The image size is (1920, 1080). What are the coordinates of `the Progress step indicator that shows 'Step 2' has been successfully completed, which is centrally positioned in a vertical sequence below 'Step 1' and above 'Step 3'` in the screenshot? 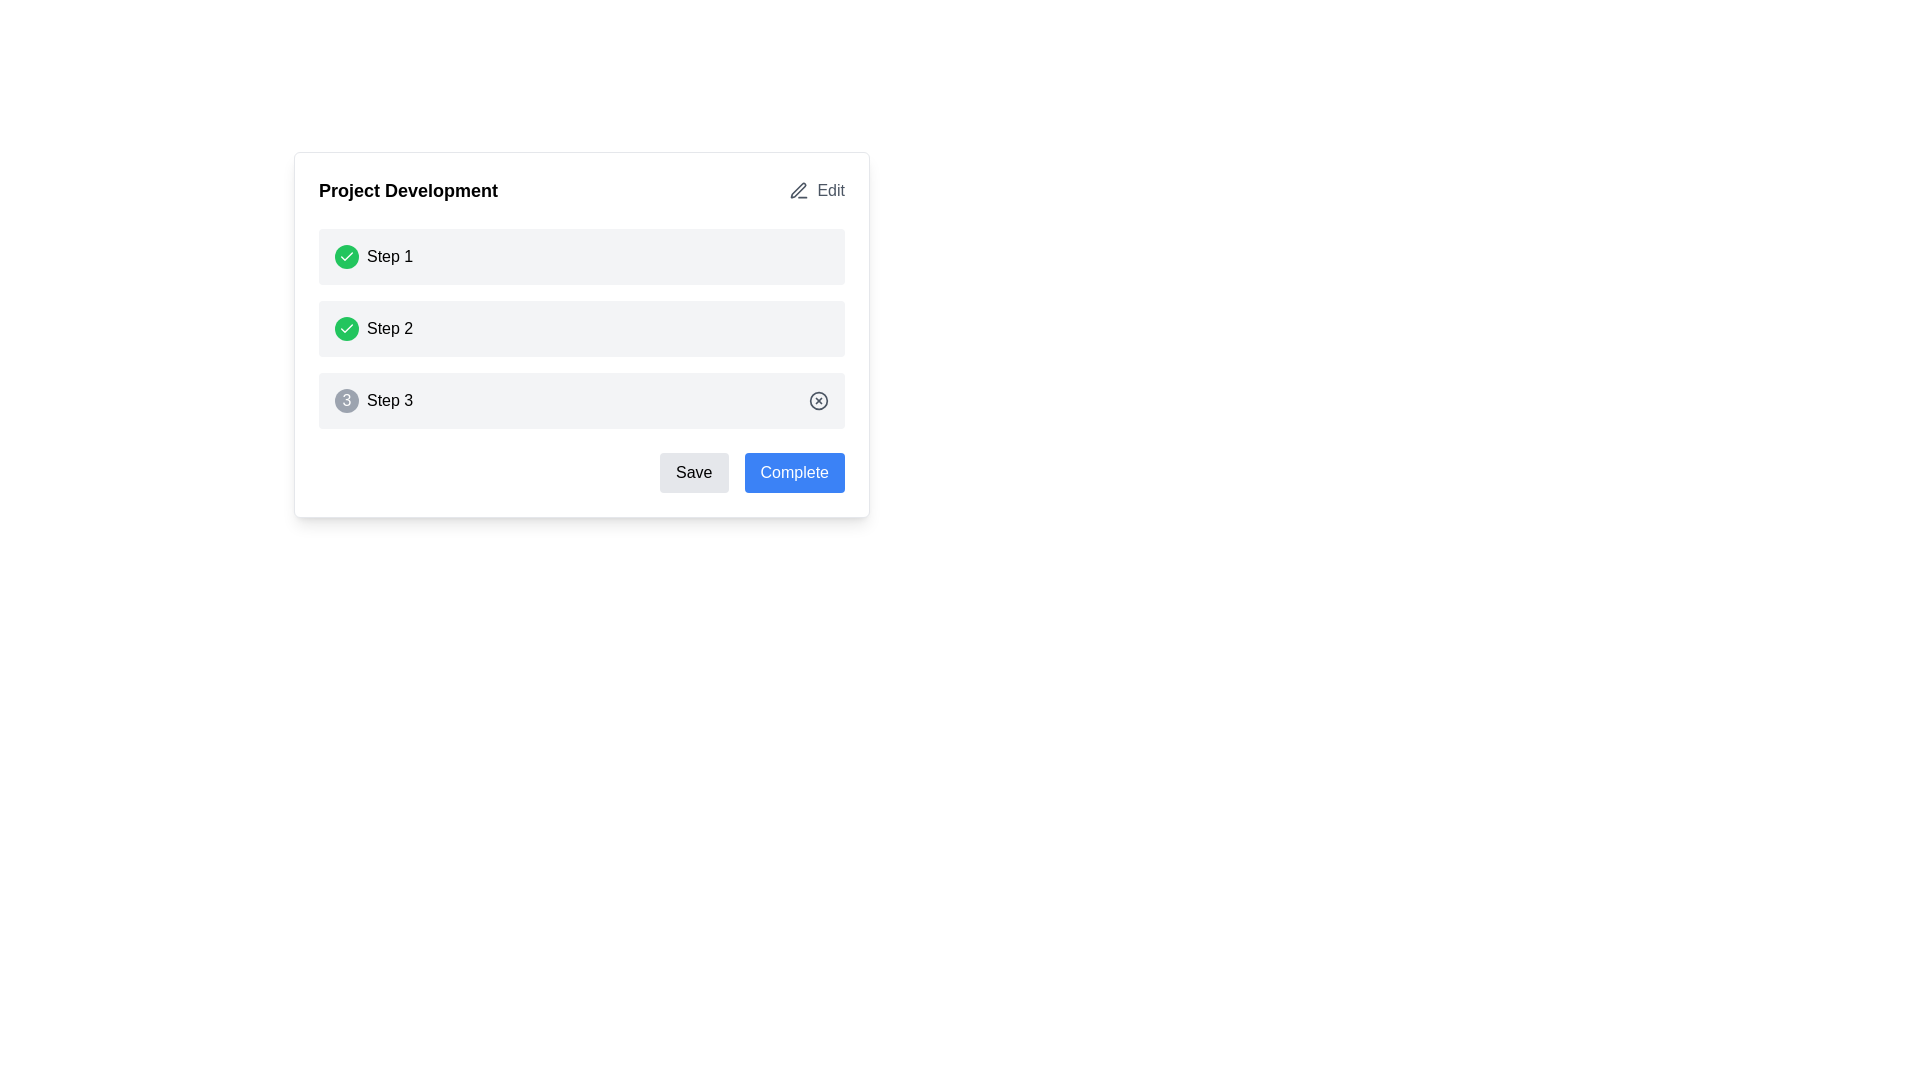 It's located at (580, 327).